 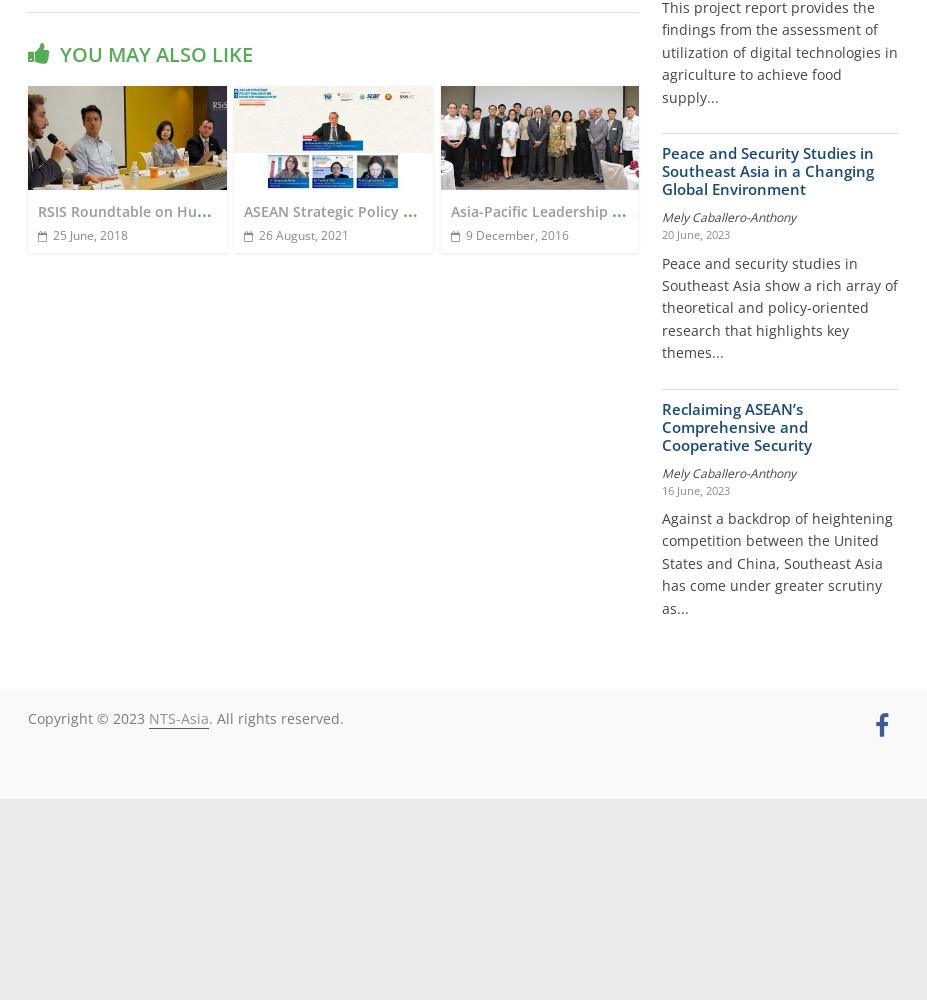 I want to click on 'Reclaiming ASEAN’s Comprehensive and Cooperative Security', so click(x=735, y=426).